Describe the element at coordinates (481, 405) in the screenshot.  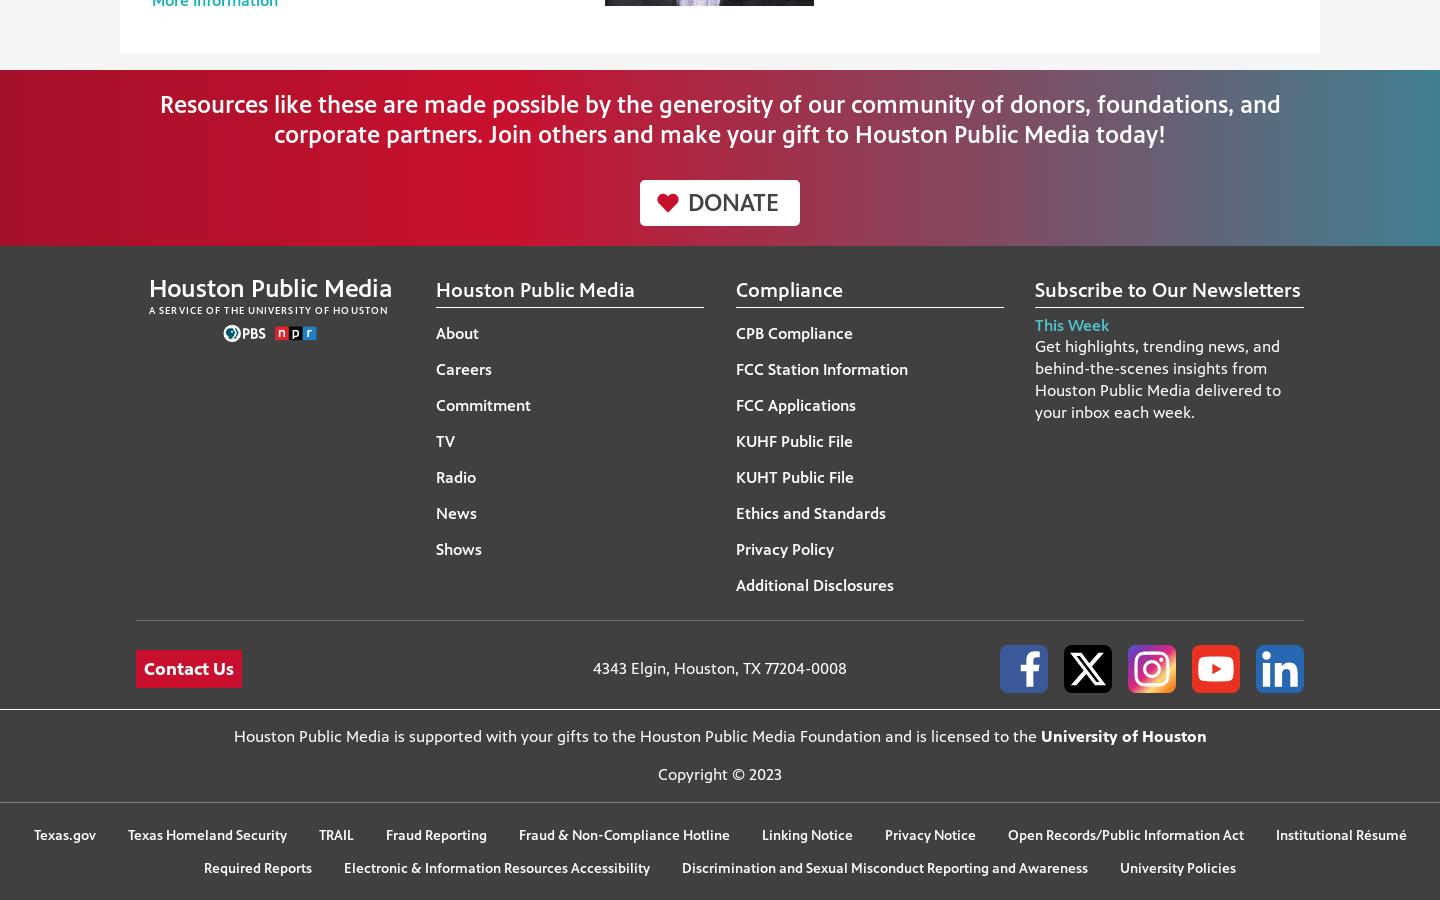
I see `'Commitment'` at that location.